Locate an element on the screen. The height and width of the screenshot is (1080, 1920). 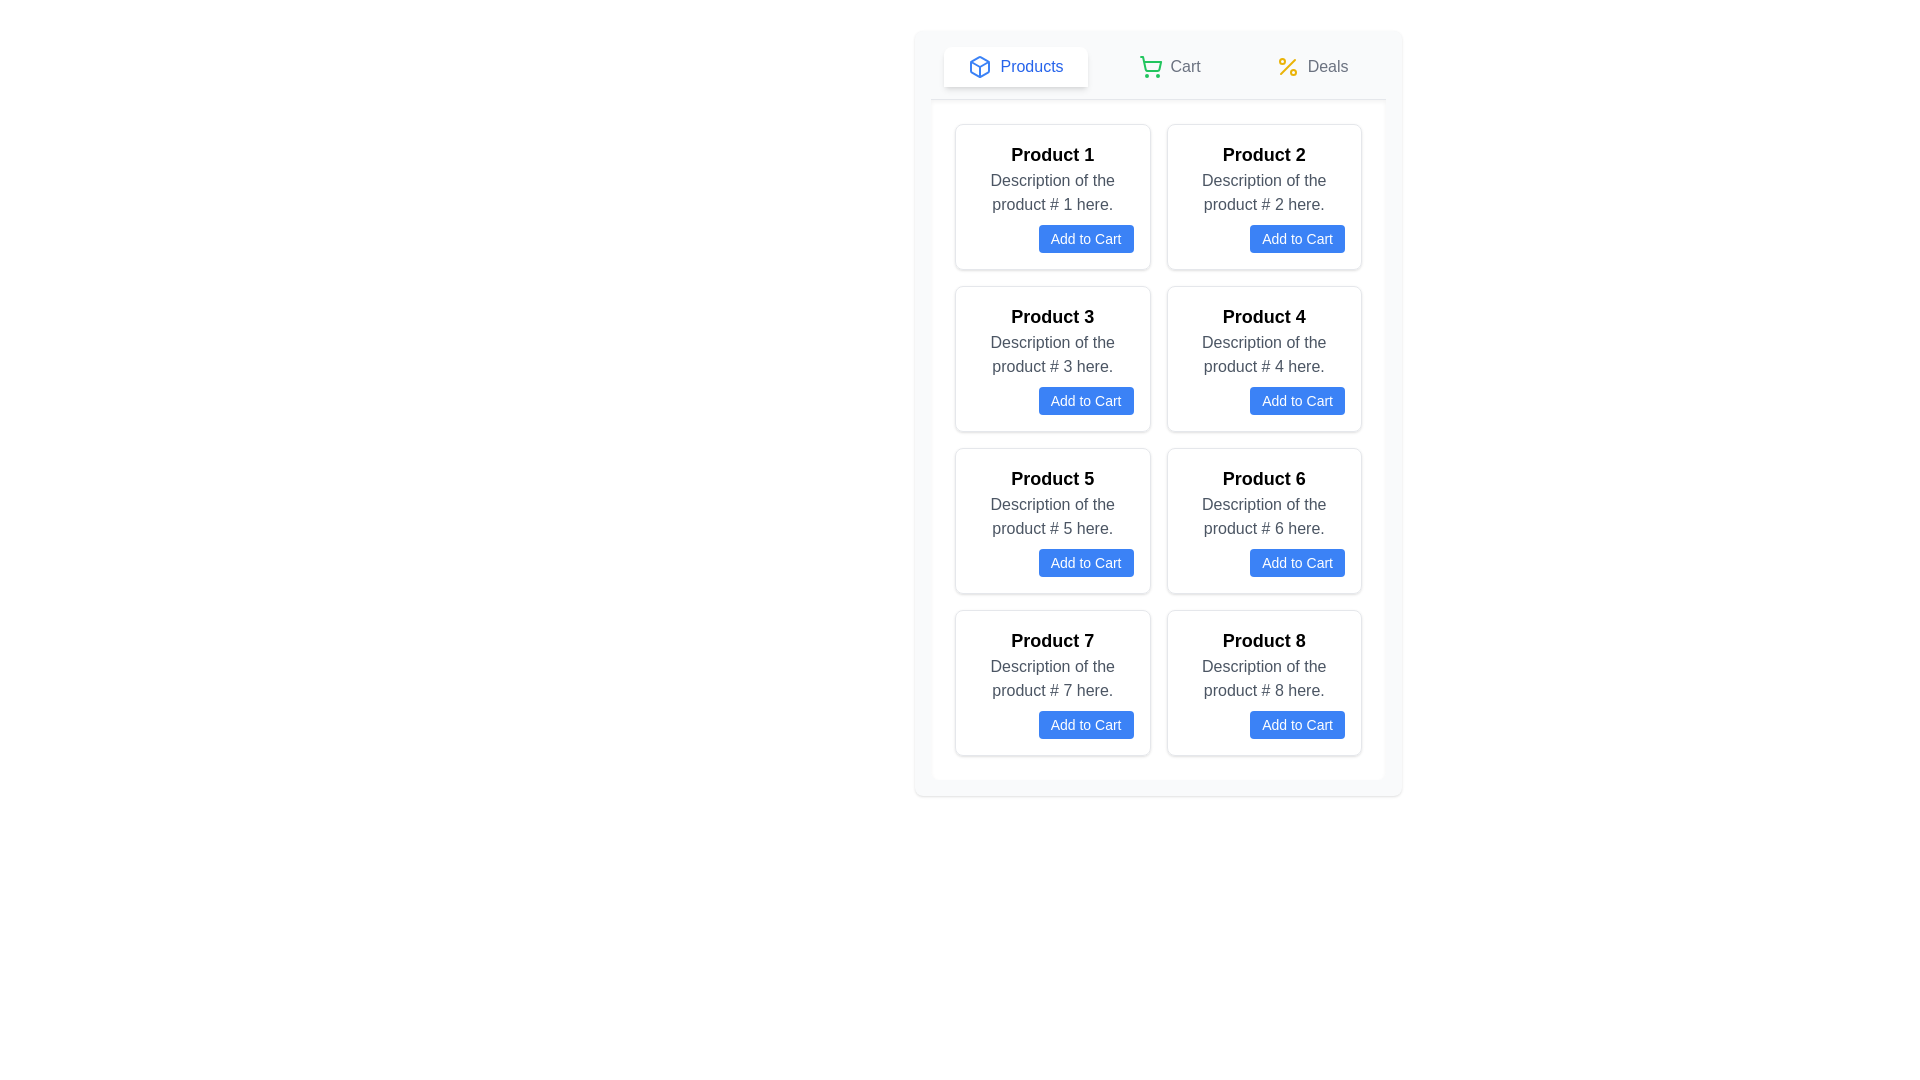
the blue outline cube icon located in the navigation bar, leftmost in the group of elements including 'Products' is located at coordinates (980, 65).